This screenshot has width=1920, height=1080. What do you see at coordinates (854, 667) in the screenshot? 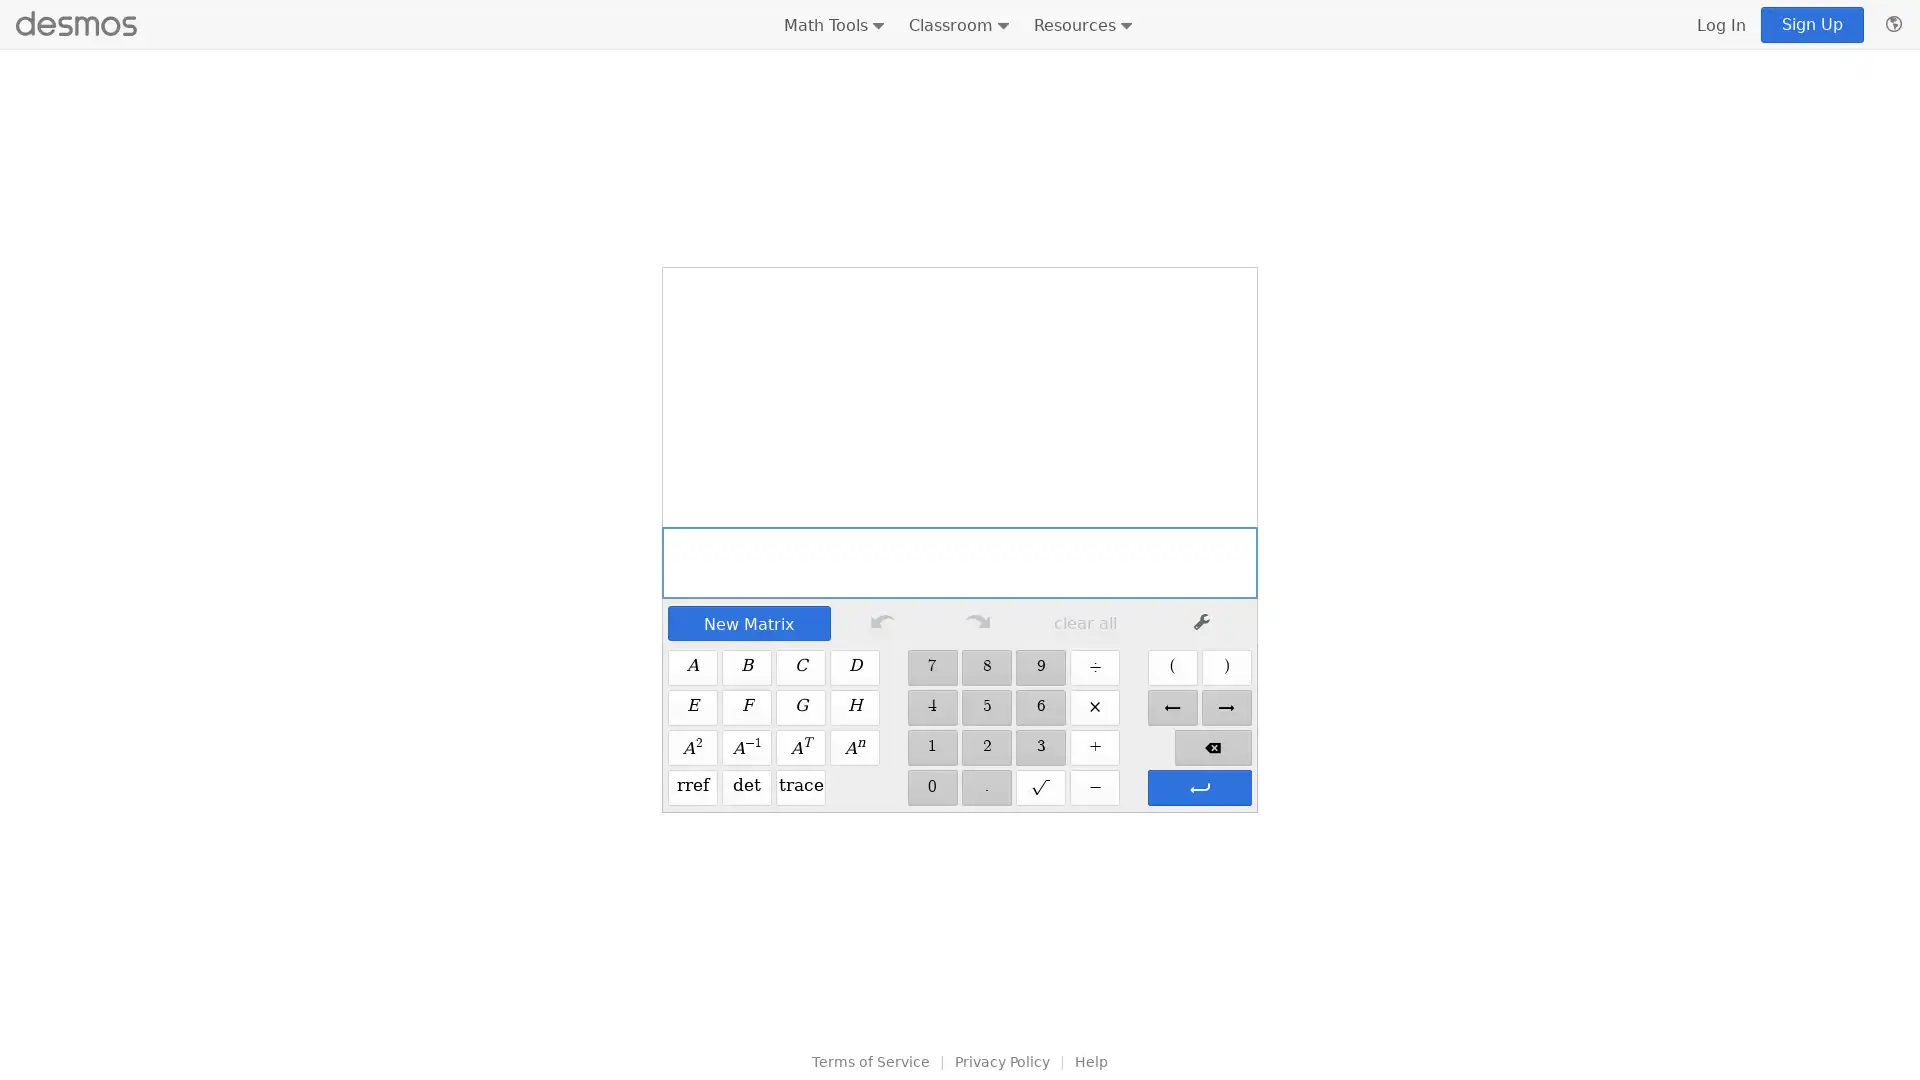
I see `D` at bounding box center [854, 667].